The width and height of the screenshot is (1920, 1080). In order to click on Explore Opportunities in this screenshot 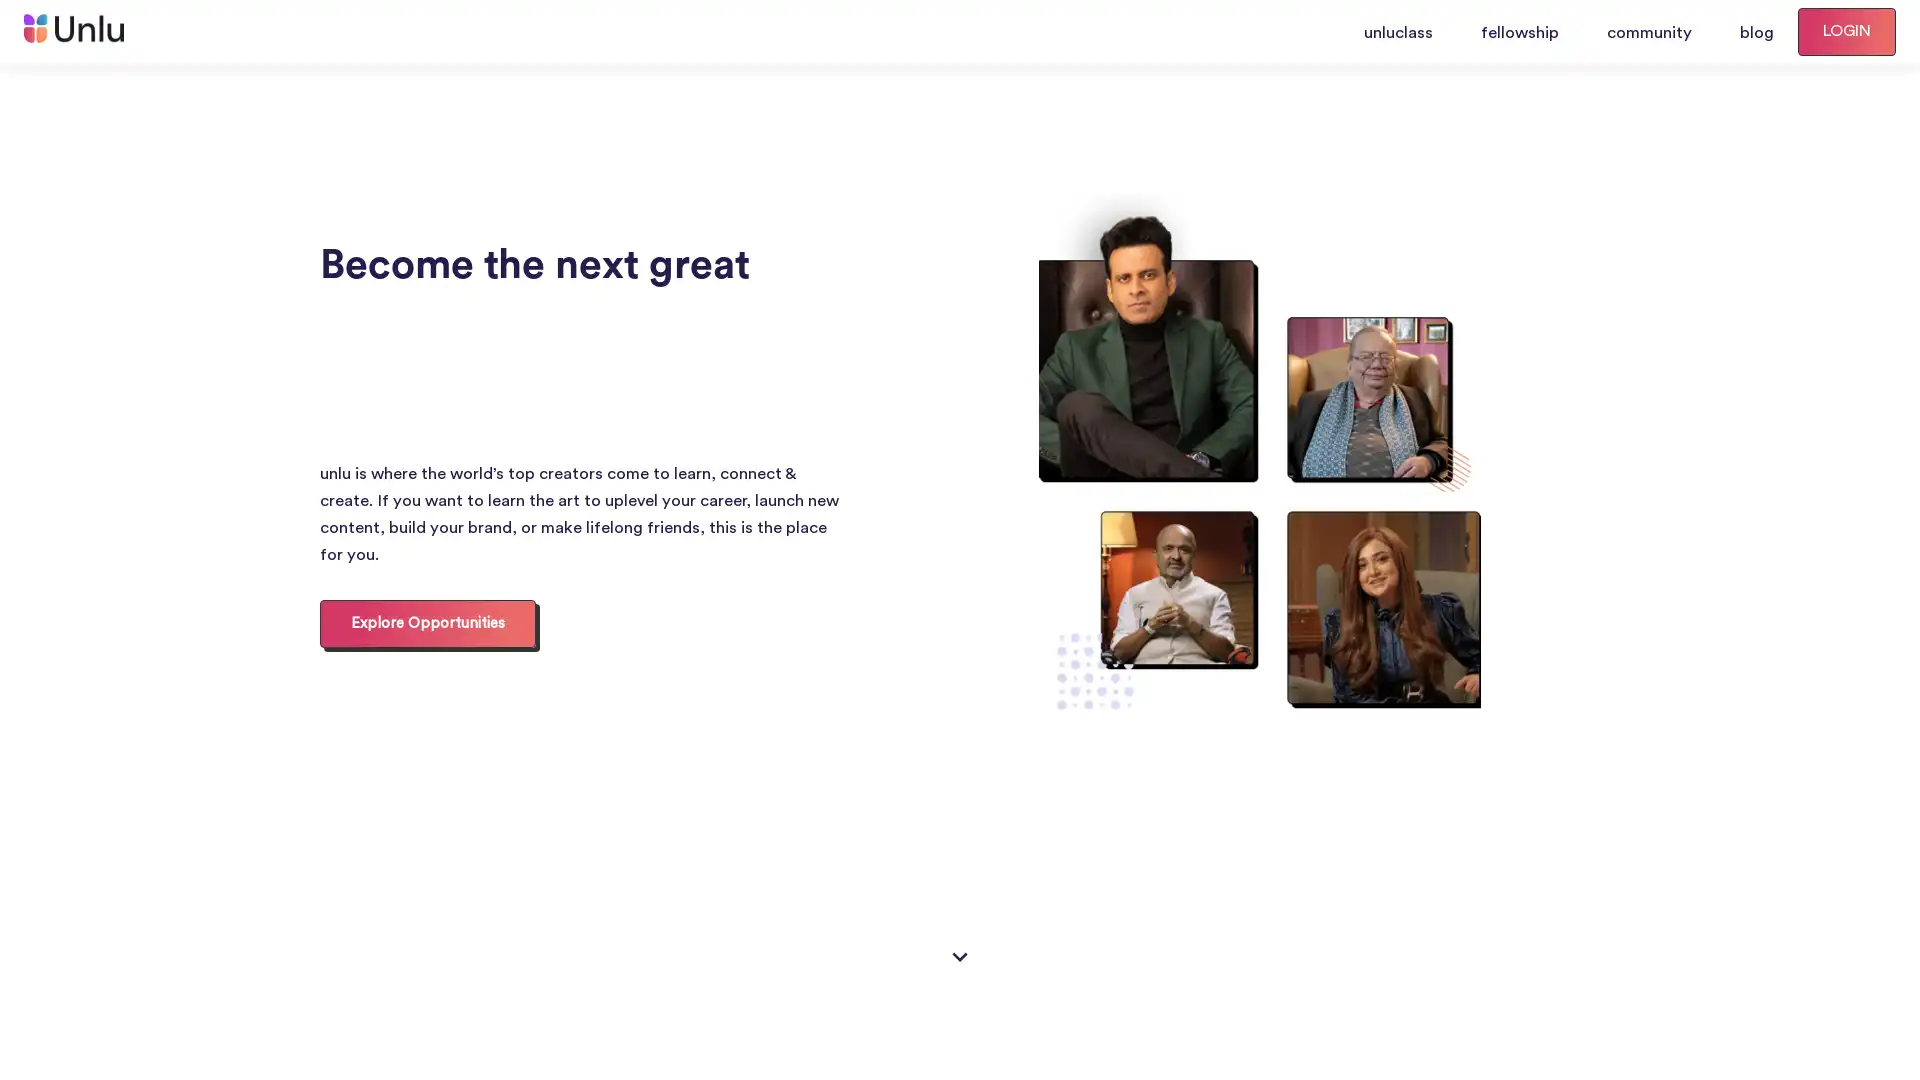, I will do `click(426, 622)`.